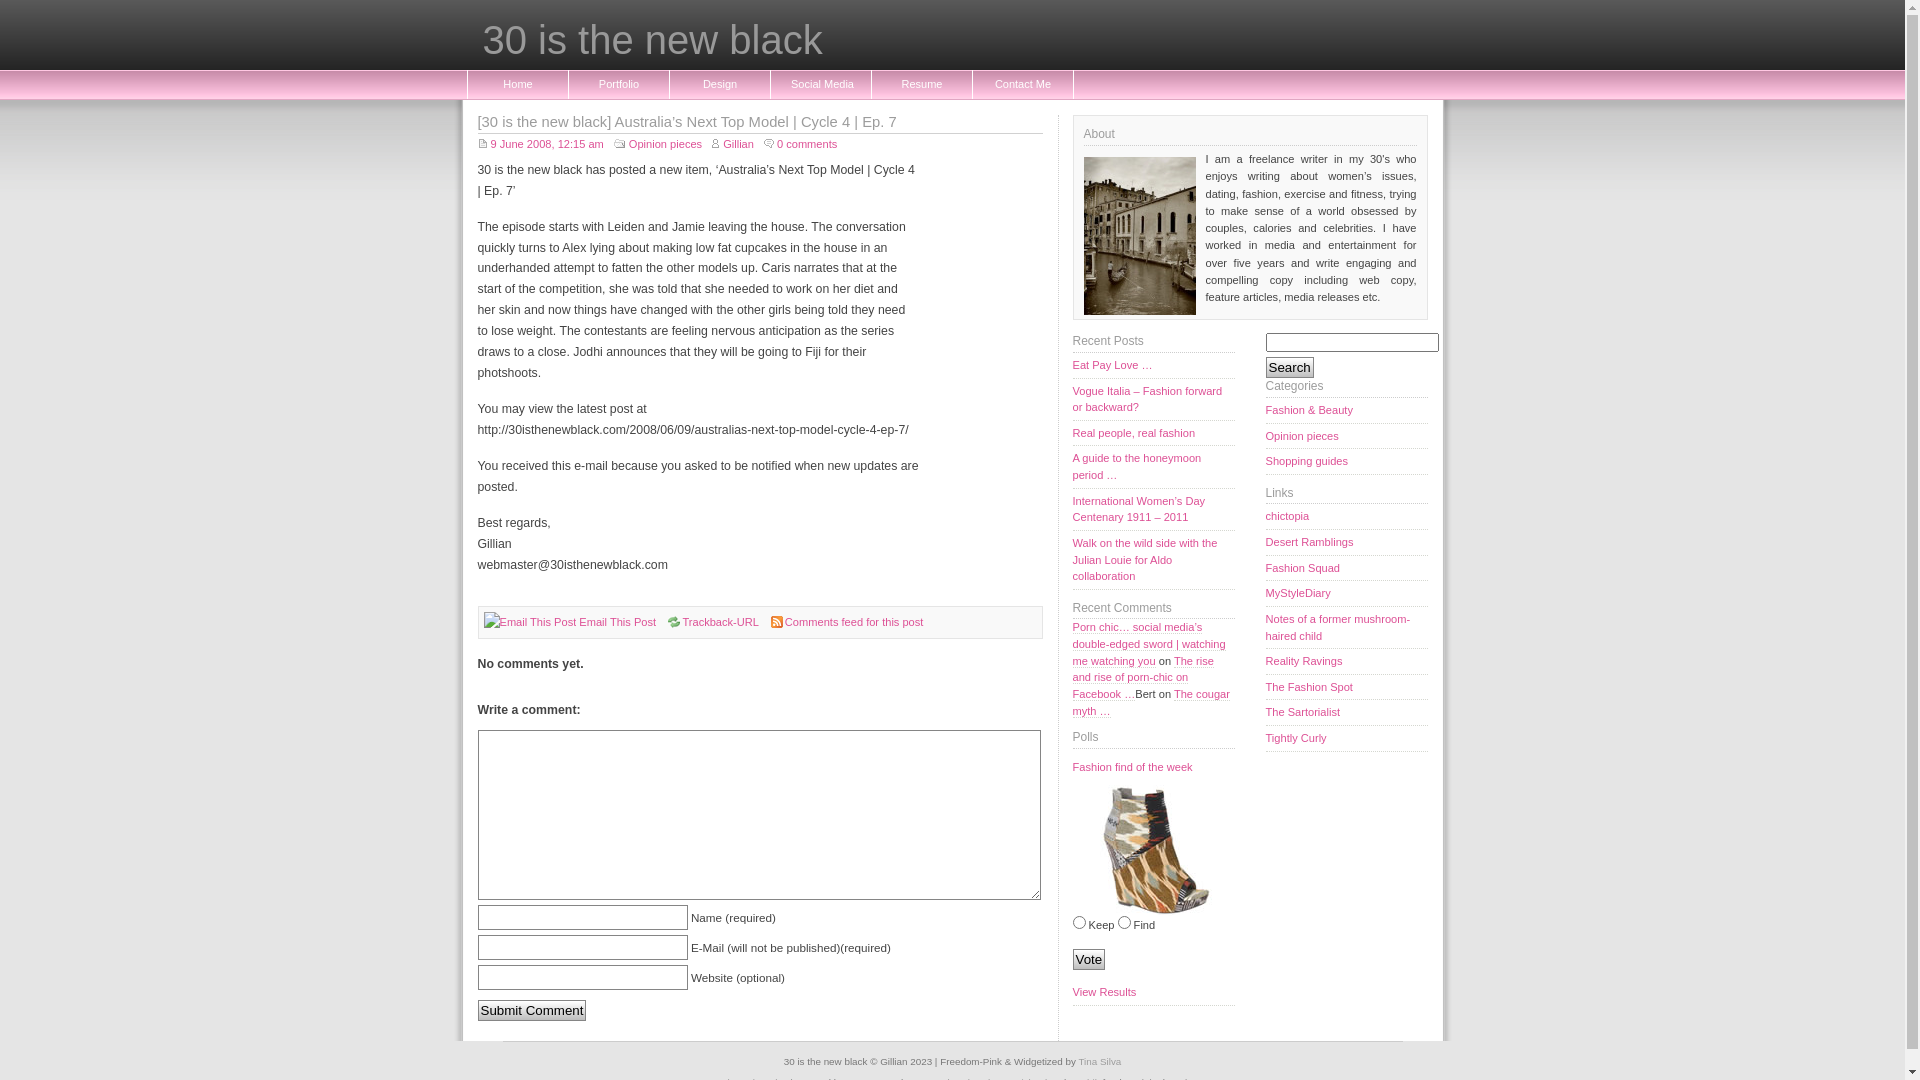 The image size is (1920, 1080). What do you see at coordinates (711, 142) in the screenshot?
I see `'Gillian'` at bounding box center [711, 142].